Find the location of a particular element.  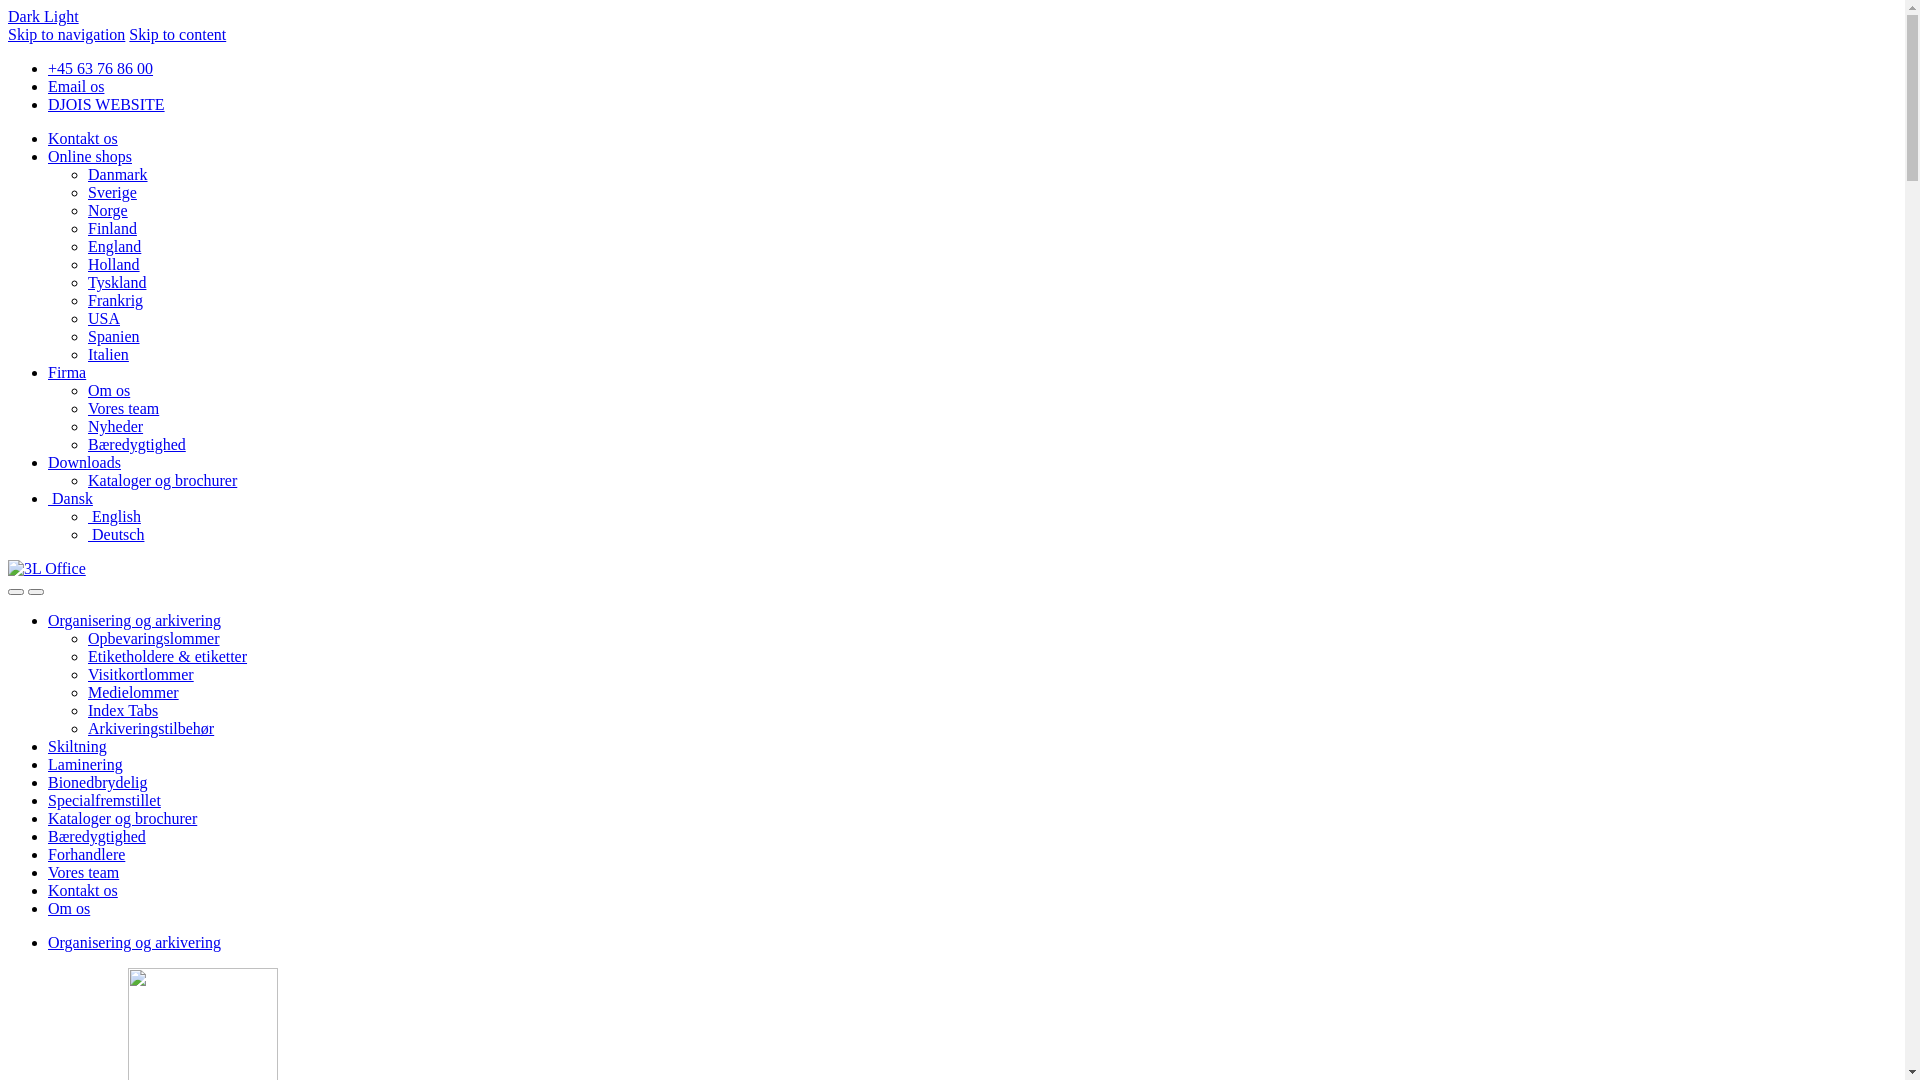

'Dark' is located at coordinates (25, 16).